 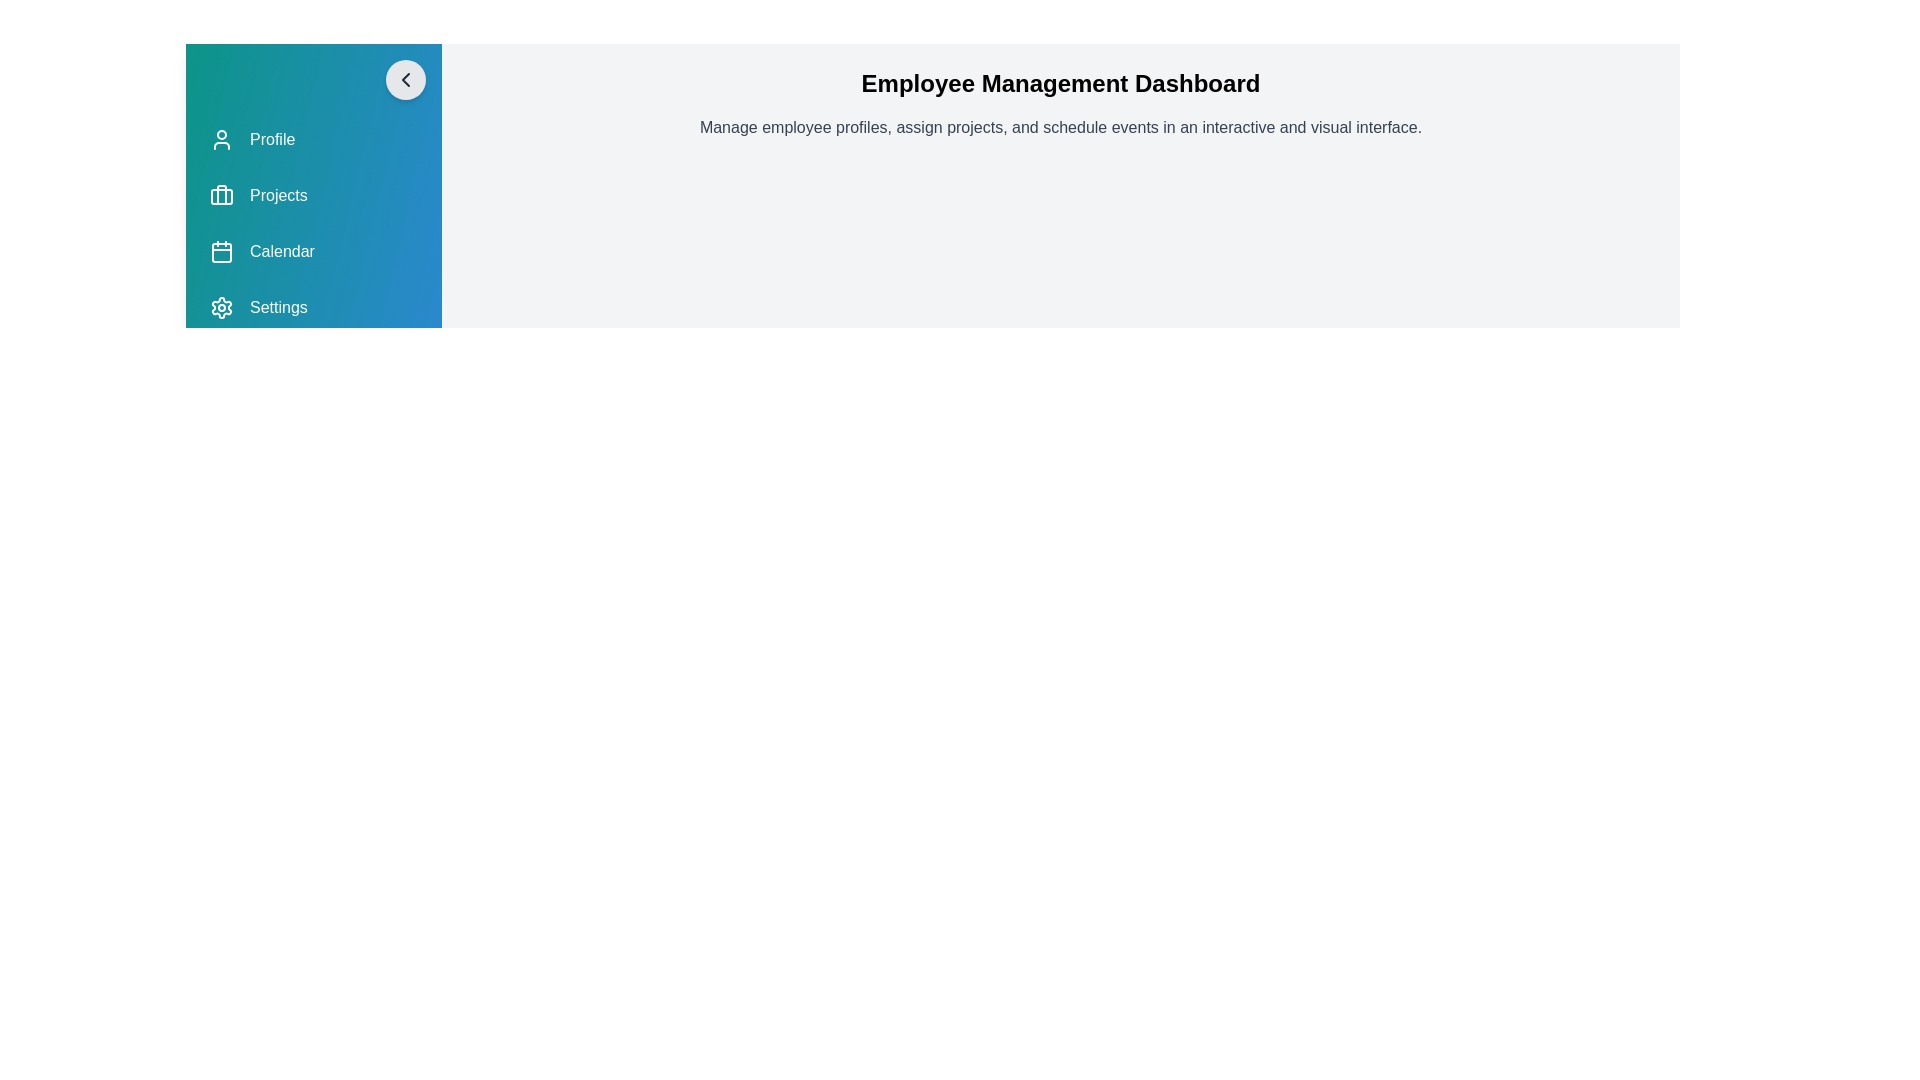 I want to click on the navigation item Settings from the drawer, so click(x=312, y=308).